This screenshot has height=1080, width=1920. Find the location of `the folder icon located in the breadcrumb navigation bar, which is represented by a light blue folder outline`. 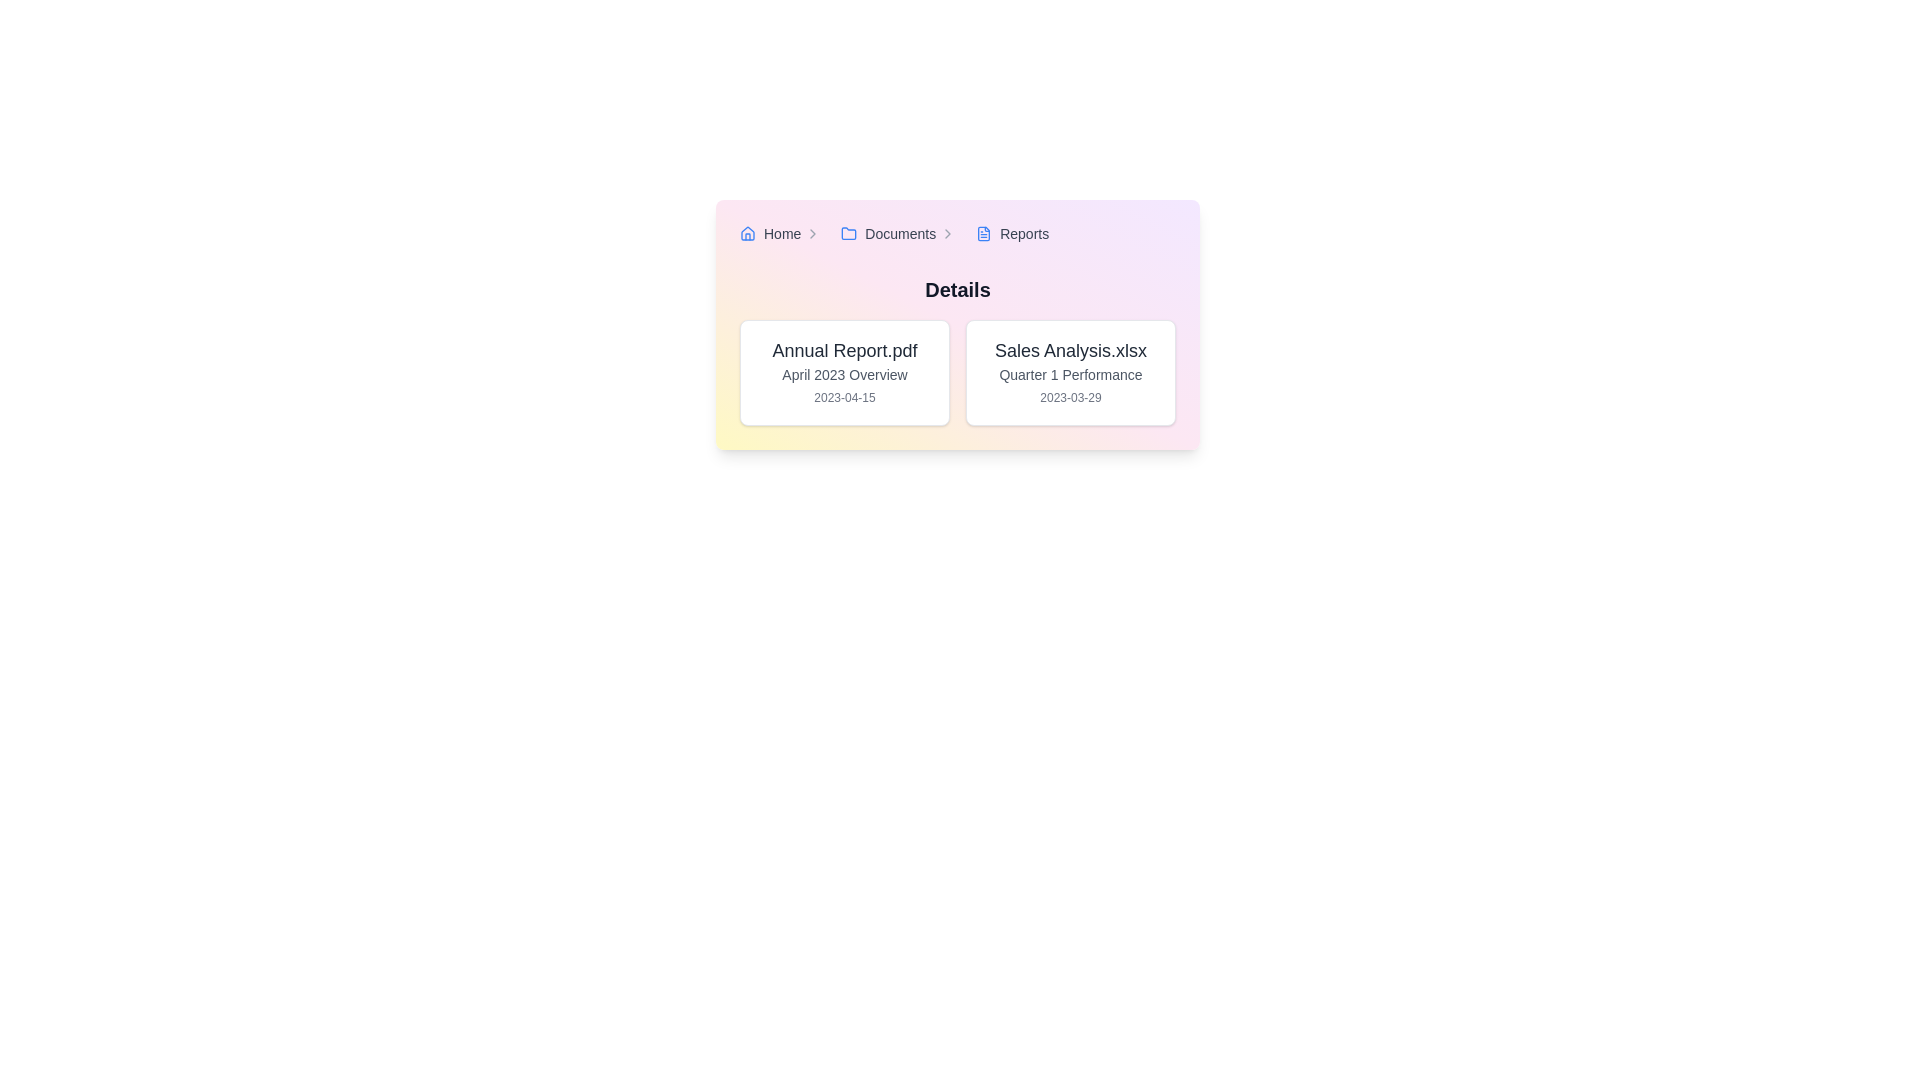

the folder icon located in the breadcrumb navigation bar, which is represented by a light blue folder outline is located at coordinates (849, 232).